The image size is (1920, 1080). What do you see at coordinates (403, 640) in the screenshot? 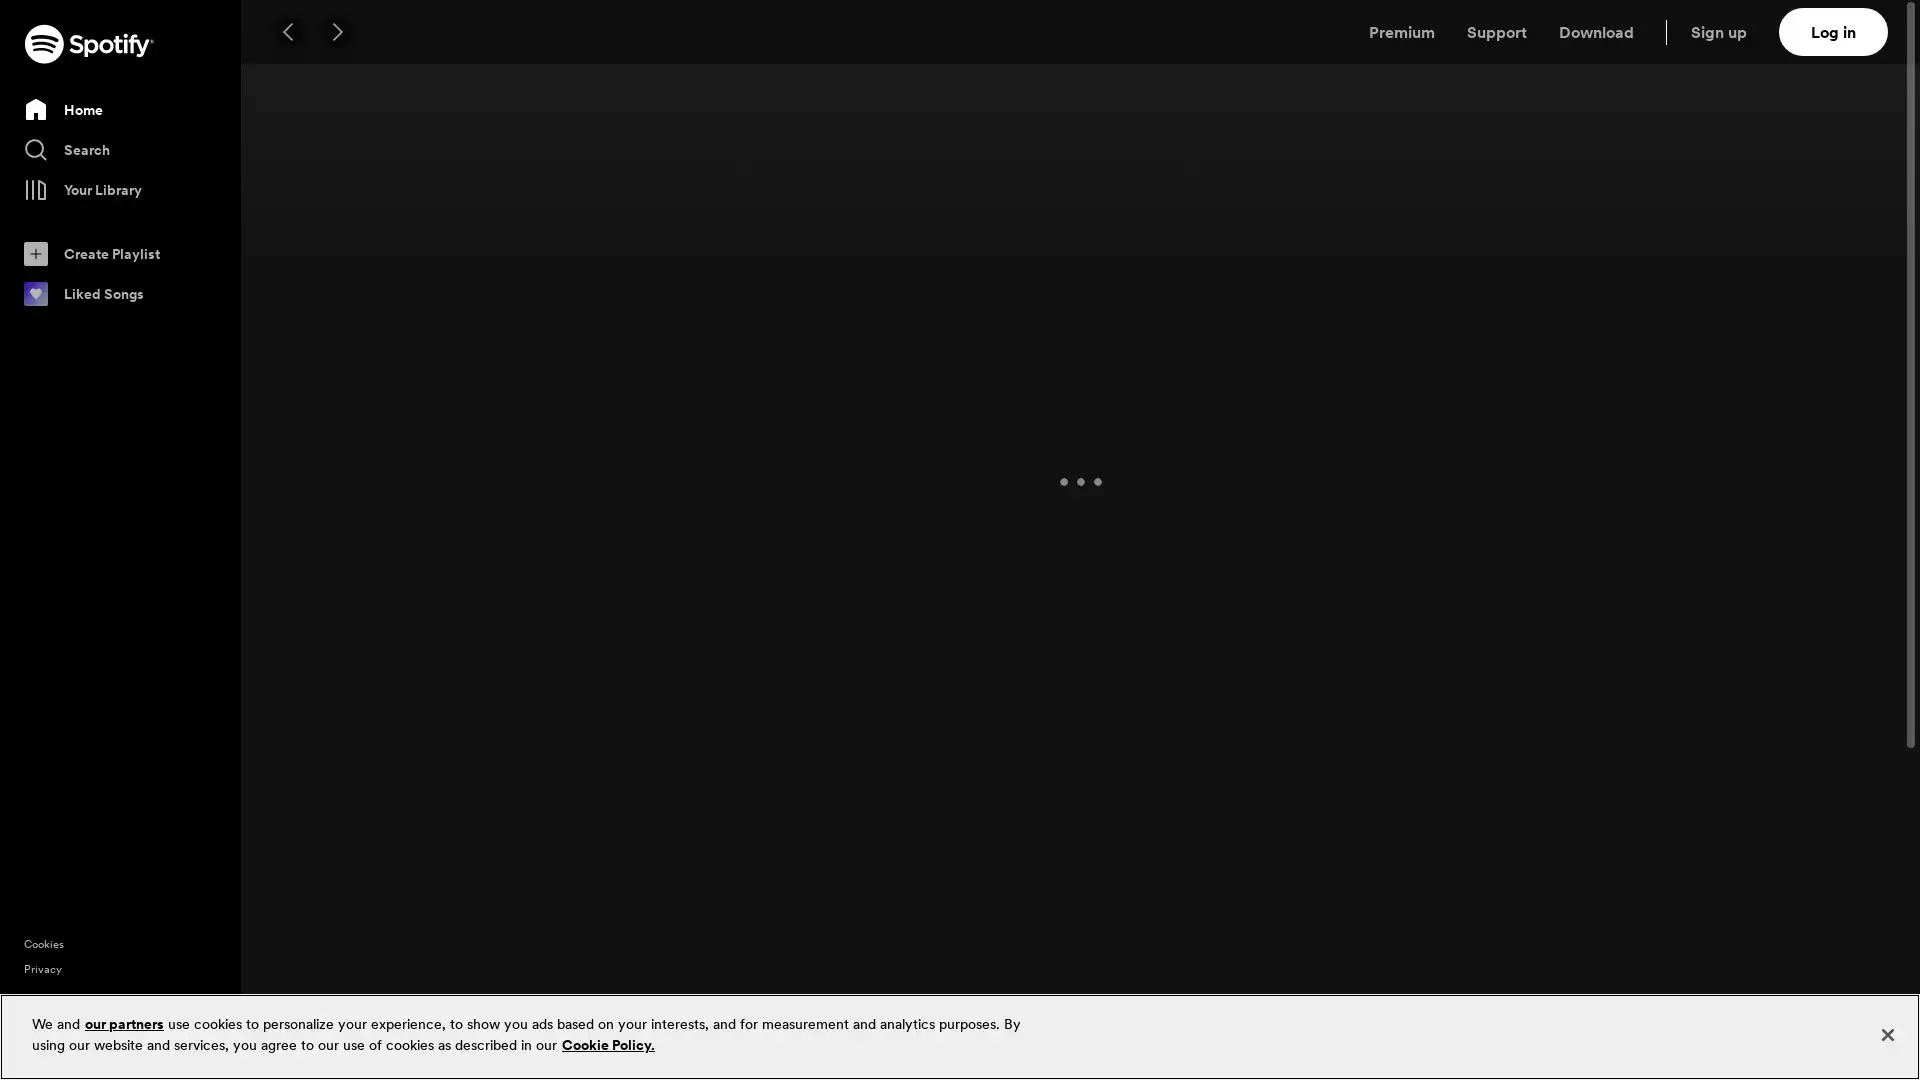
I see `Play Deep Focus` at bounding box center [403, 640].